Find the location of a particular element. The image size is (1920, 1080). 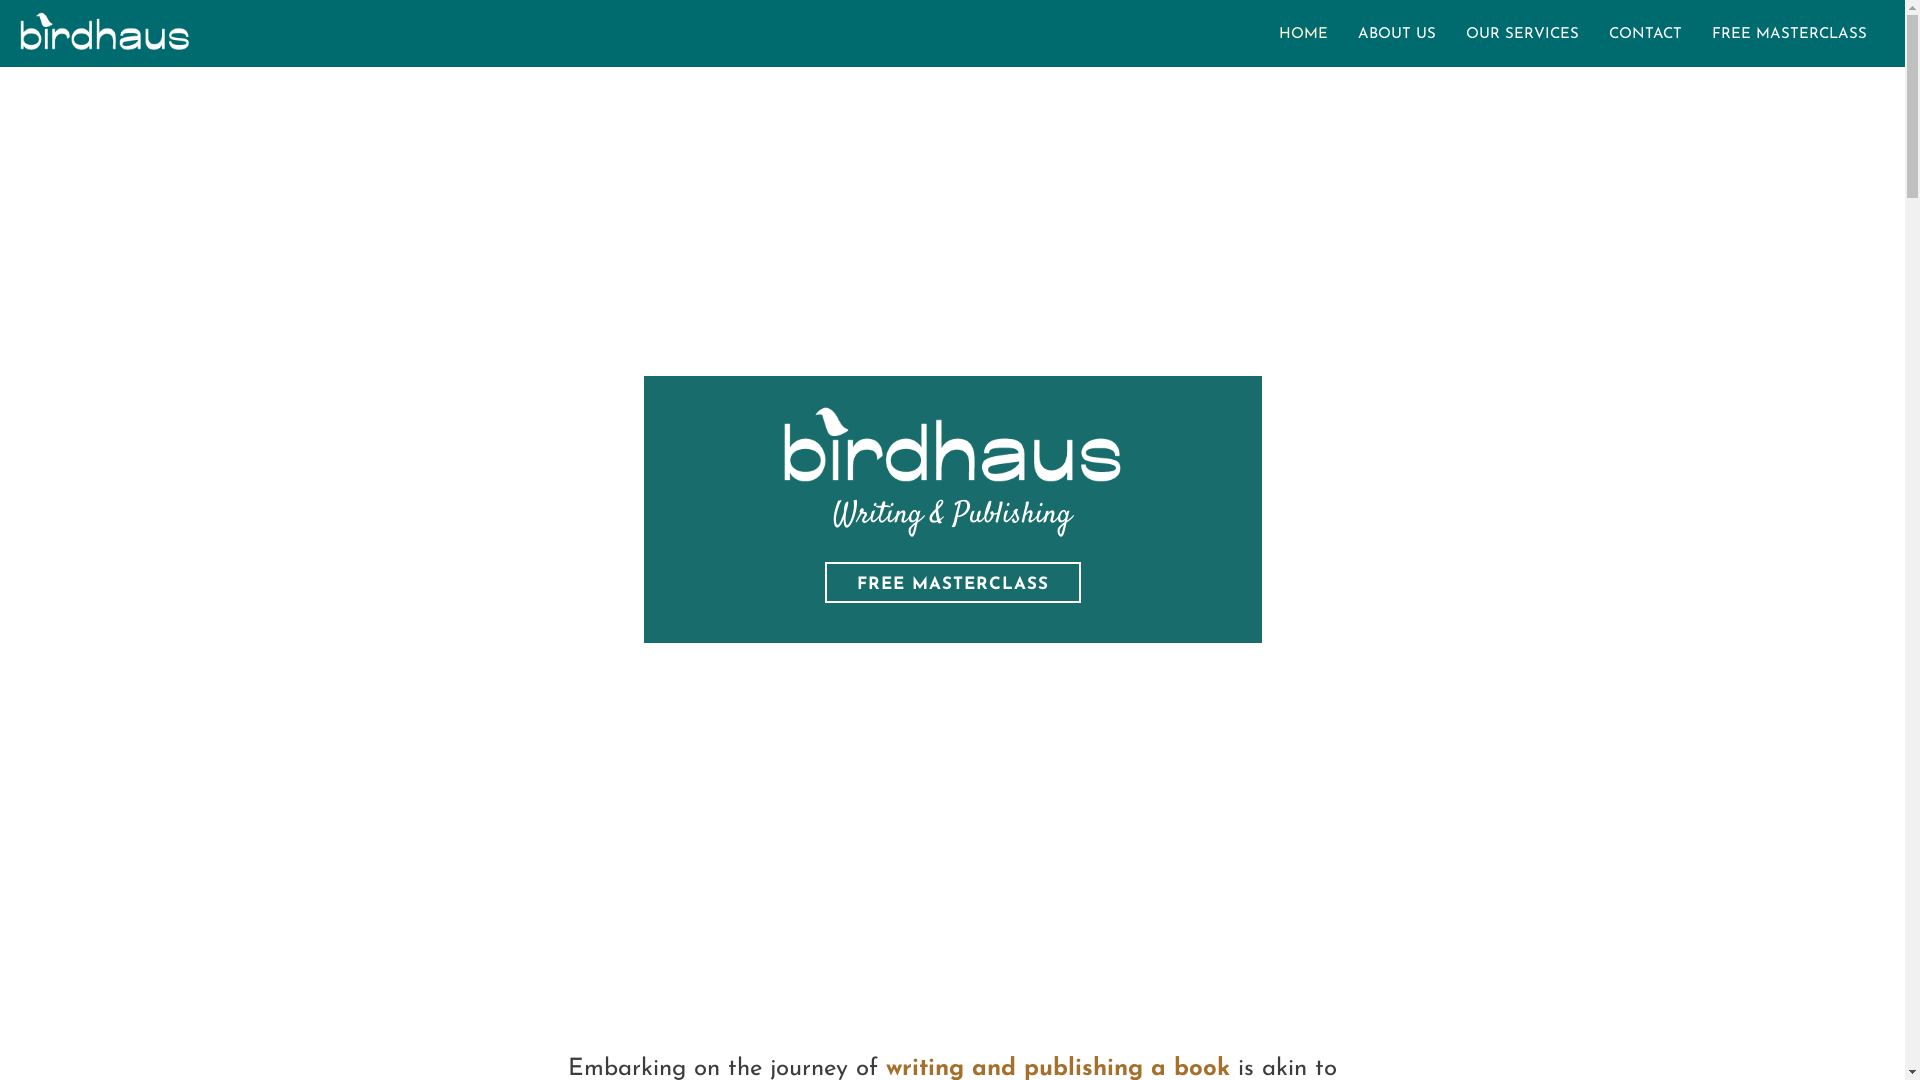

'OUR SERVICES' is located at coordinates (1521, 34).